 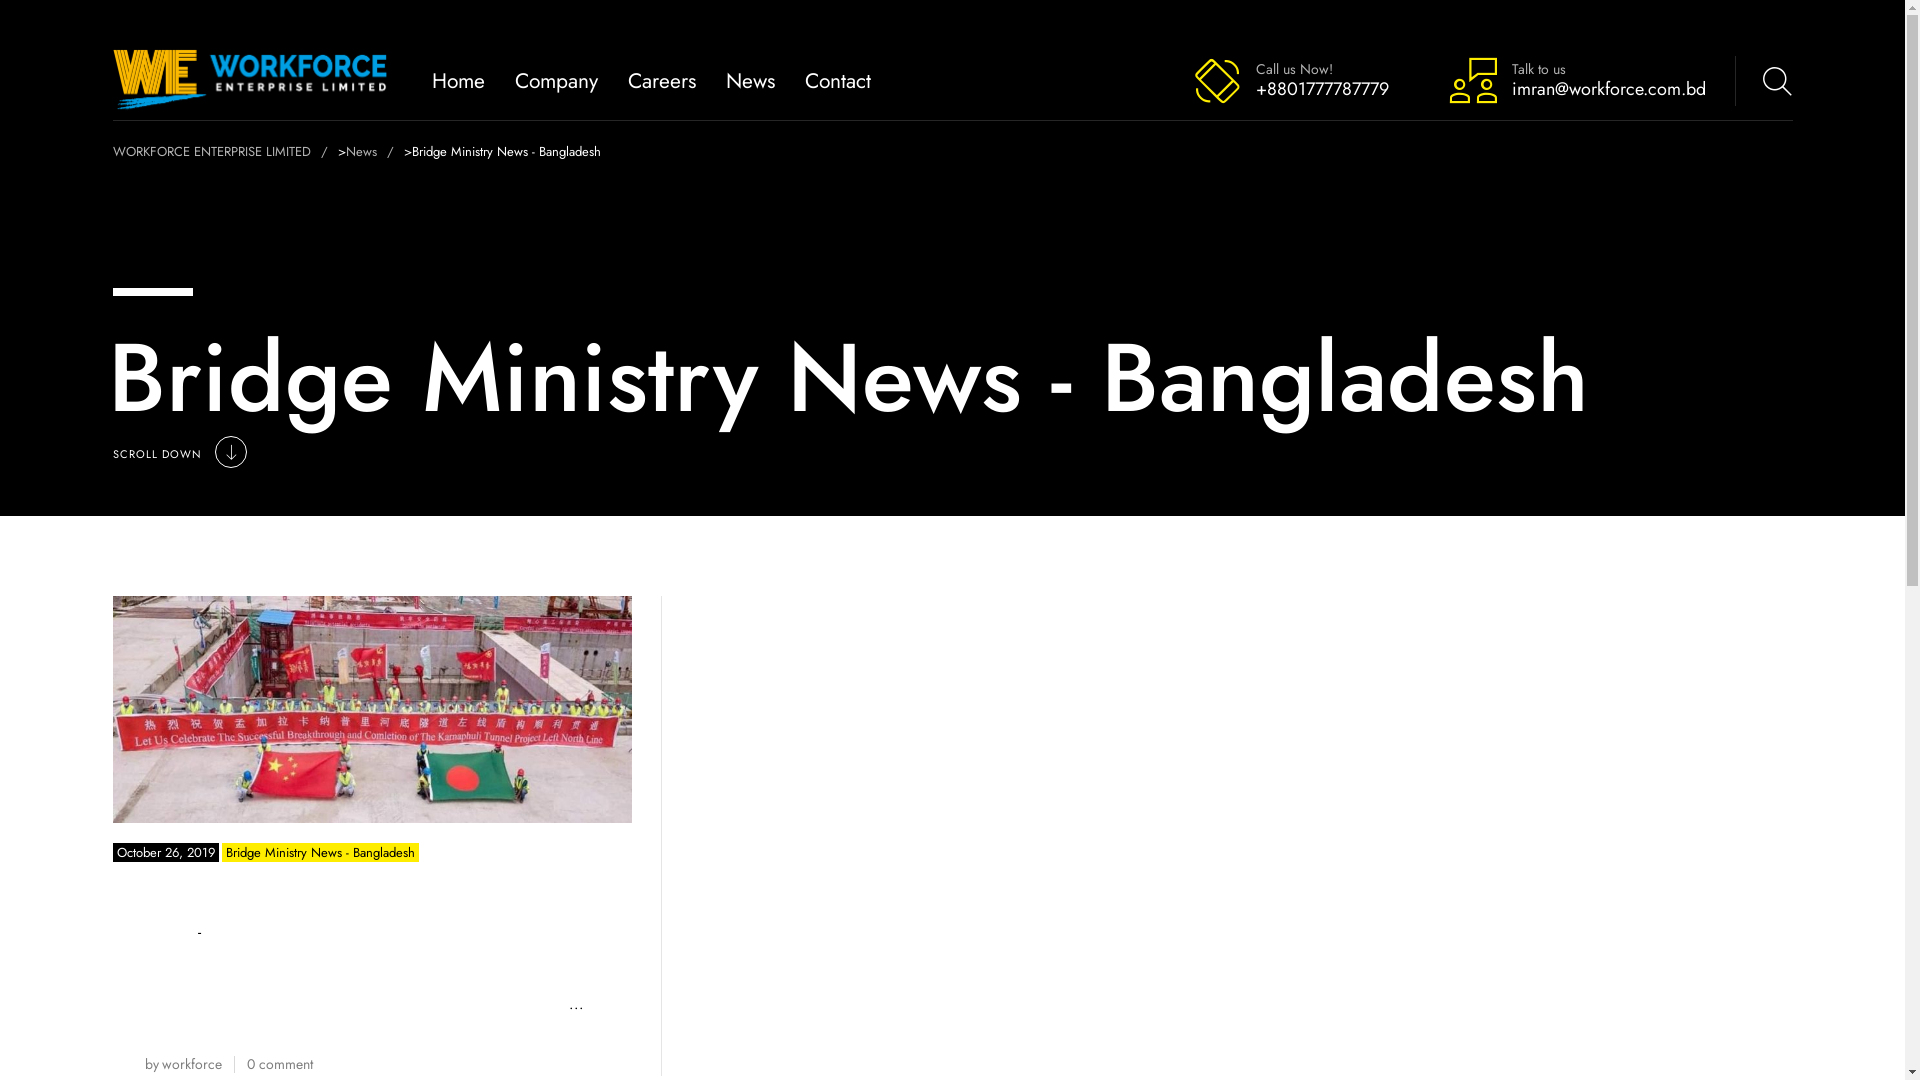 What do you see at coordinates (1575, 79) in the screenshot?
I see `'Talk to us` at bounding box center [1575, 79].